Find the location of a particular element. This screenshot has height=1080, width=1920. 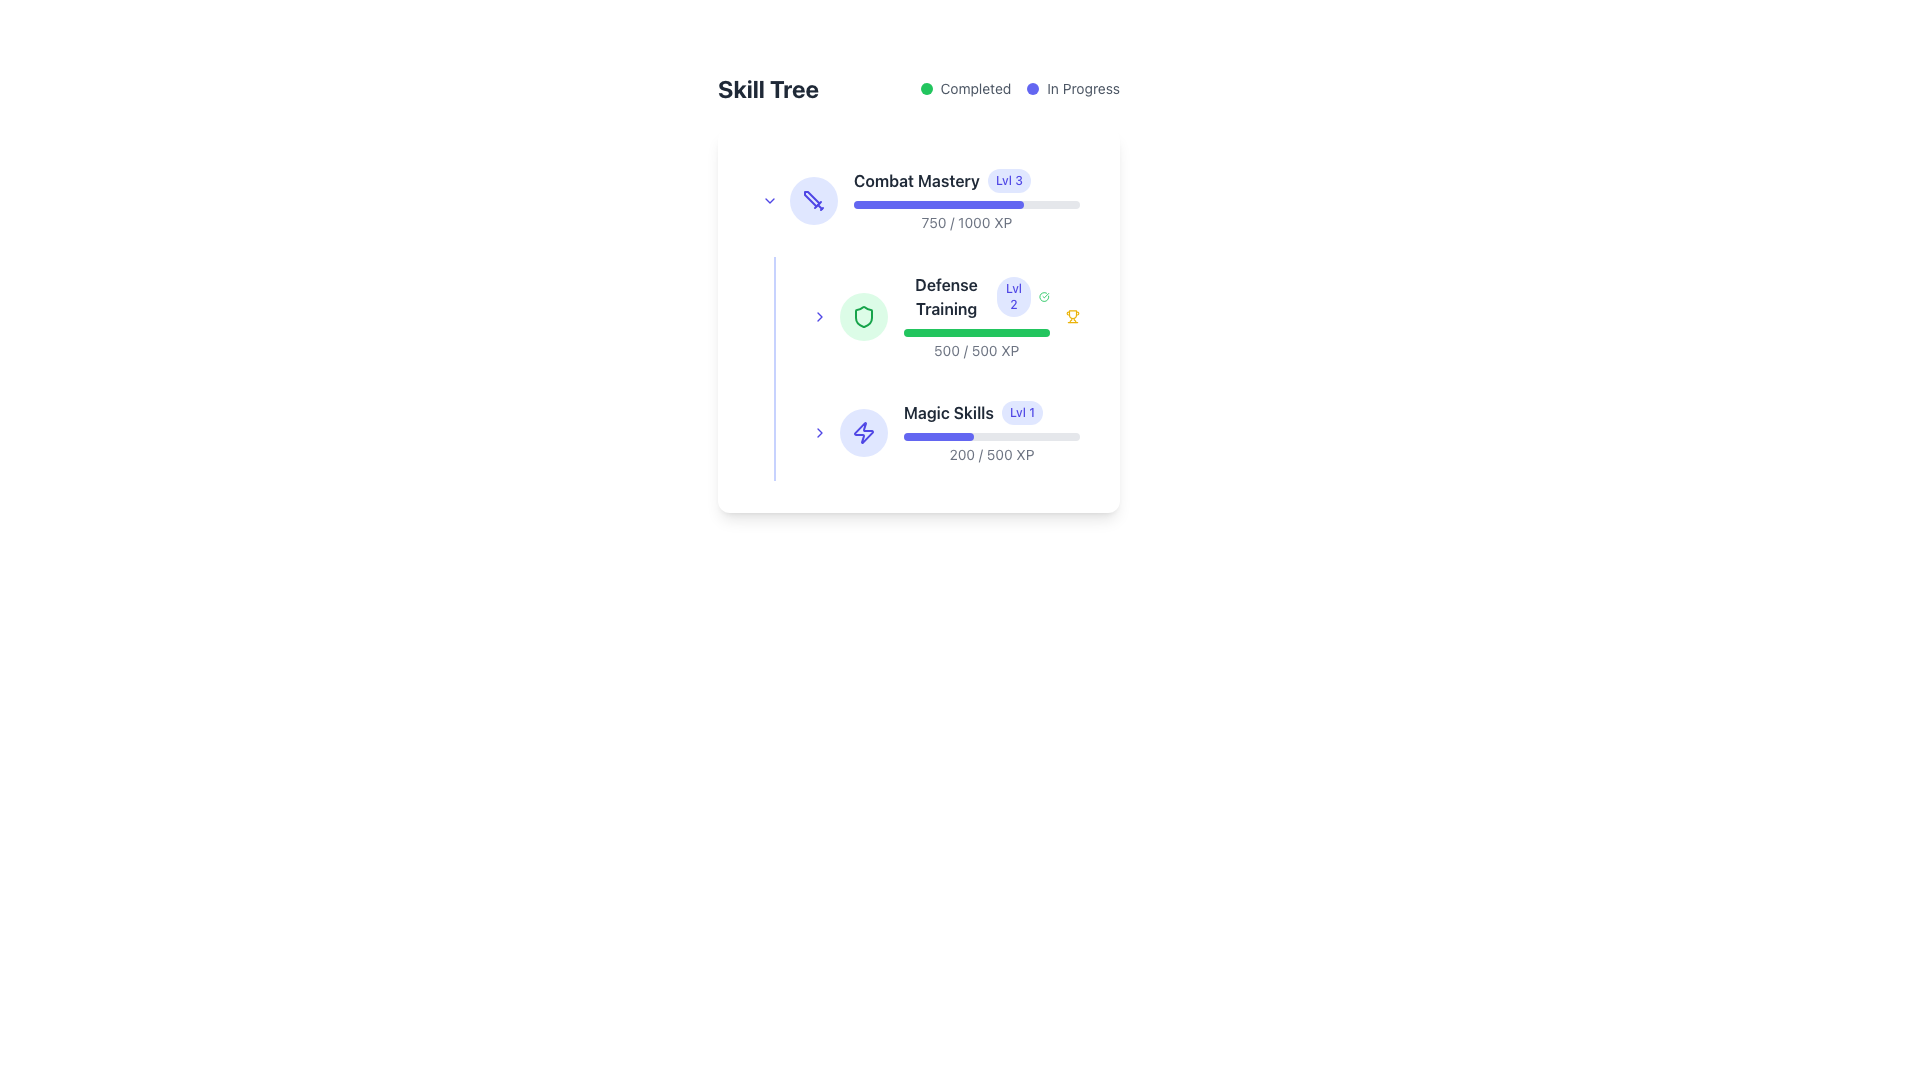

the skill overview element displaying the name and level of a skill, located below 'Defense Training Lvl 2' and above the progress bar in the skill tree interface is located at coordinates (992, 411).